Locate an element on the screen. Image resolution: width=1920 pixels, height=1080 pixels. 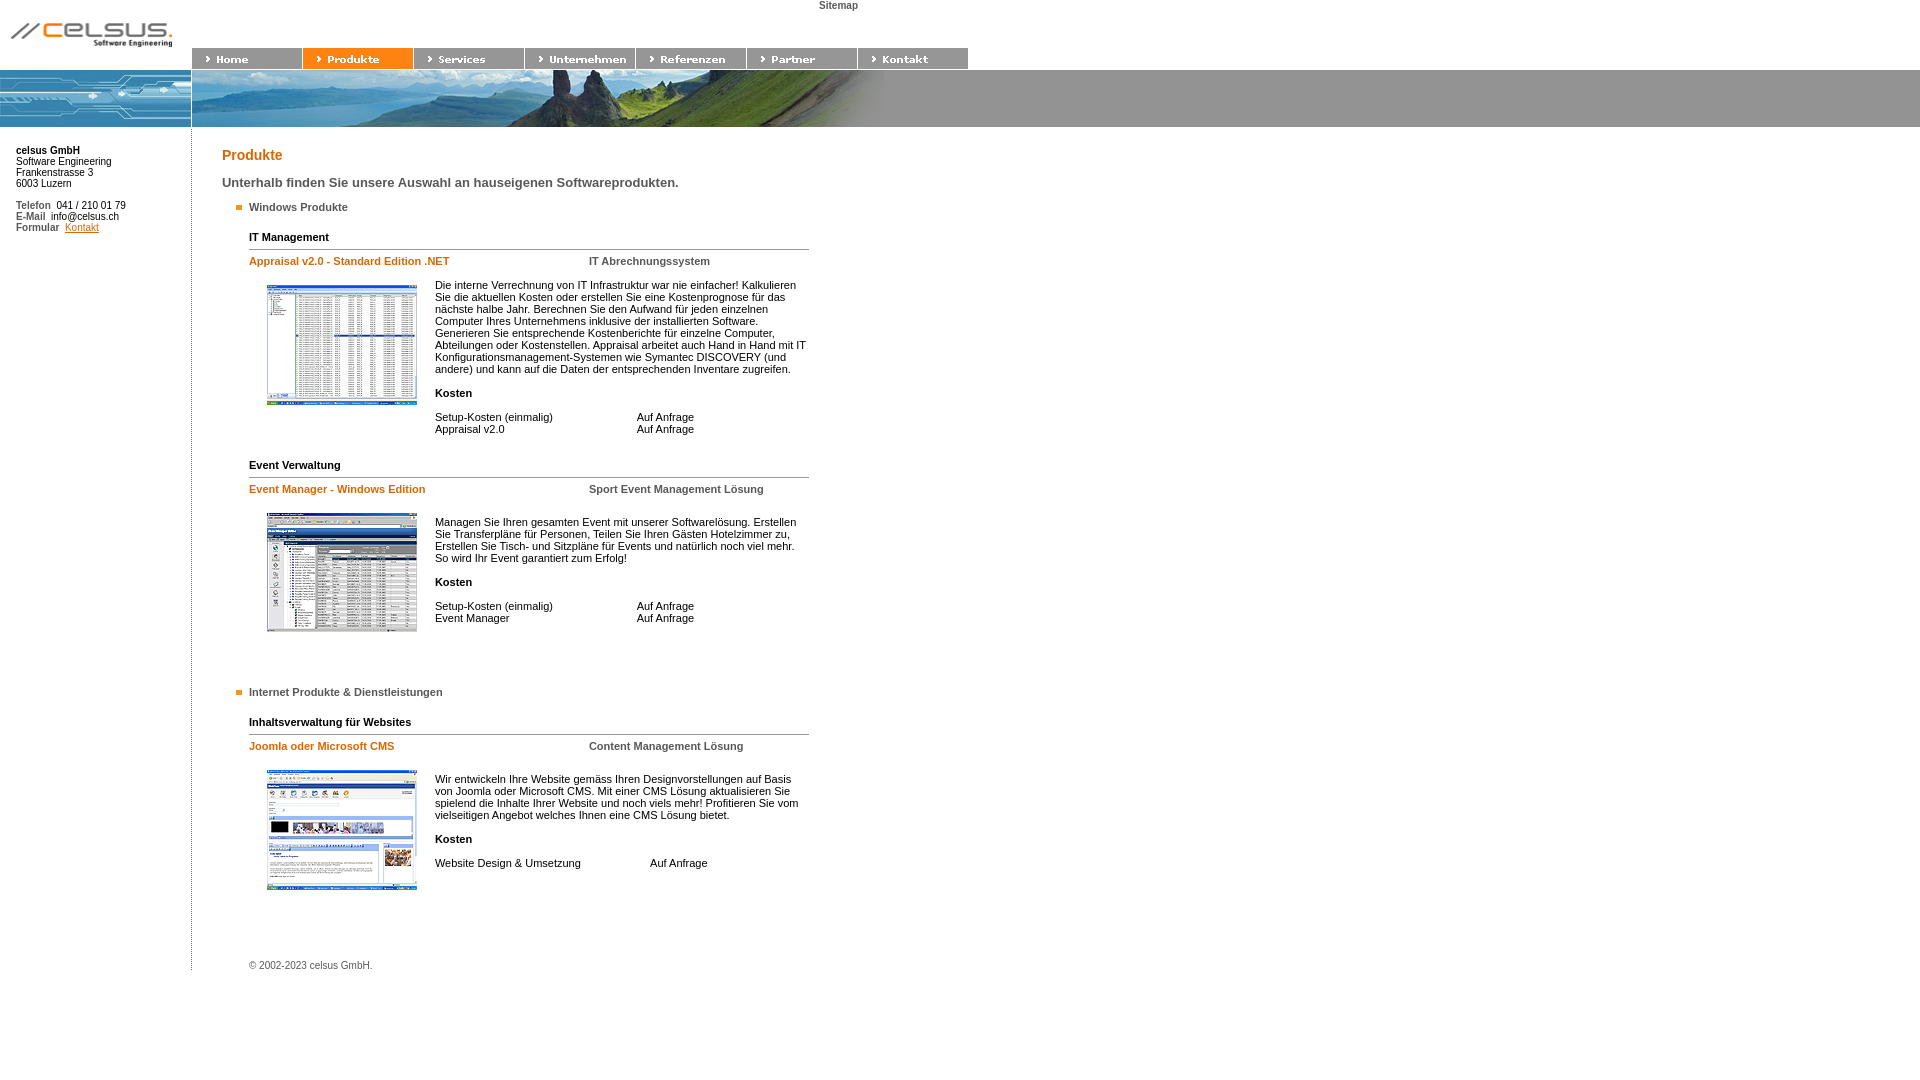
'Kontakt' is located at coordinates (80, 226).